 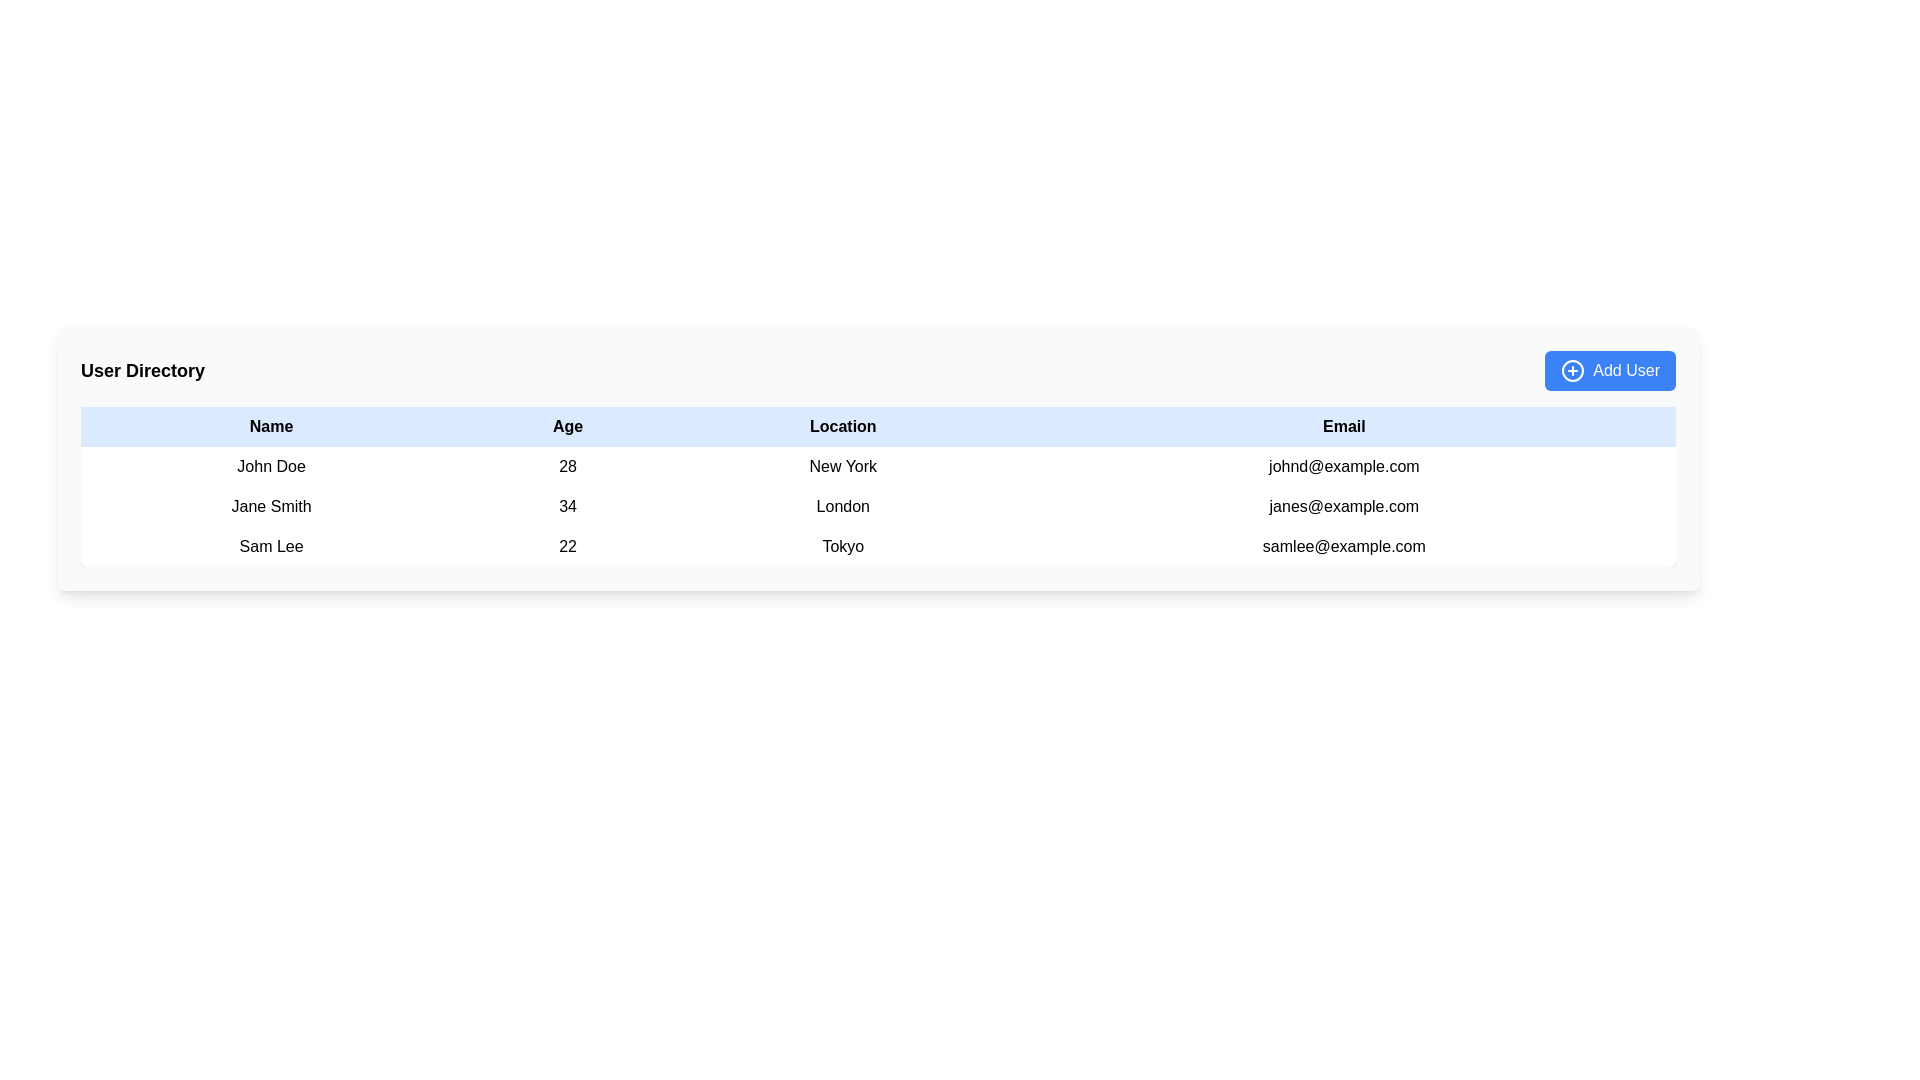 I want to click on the static text displaying the email address 'johnd@example.com' associated with user 'John Doe.', so click(x=1344, y=466).